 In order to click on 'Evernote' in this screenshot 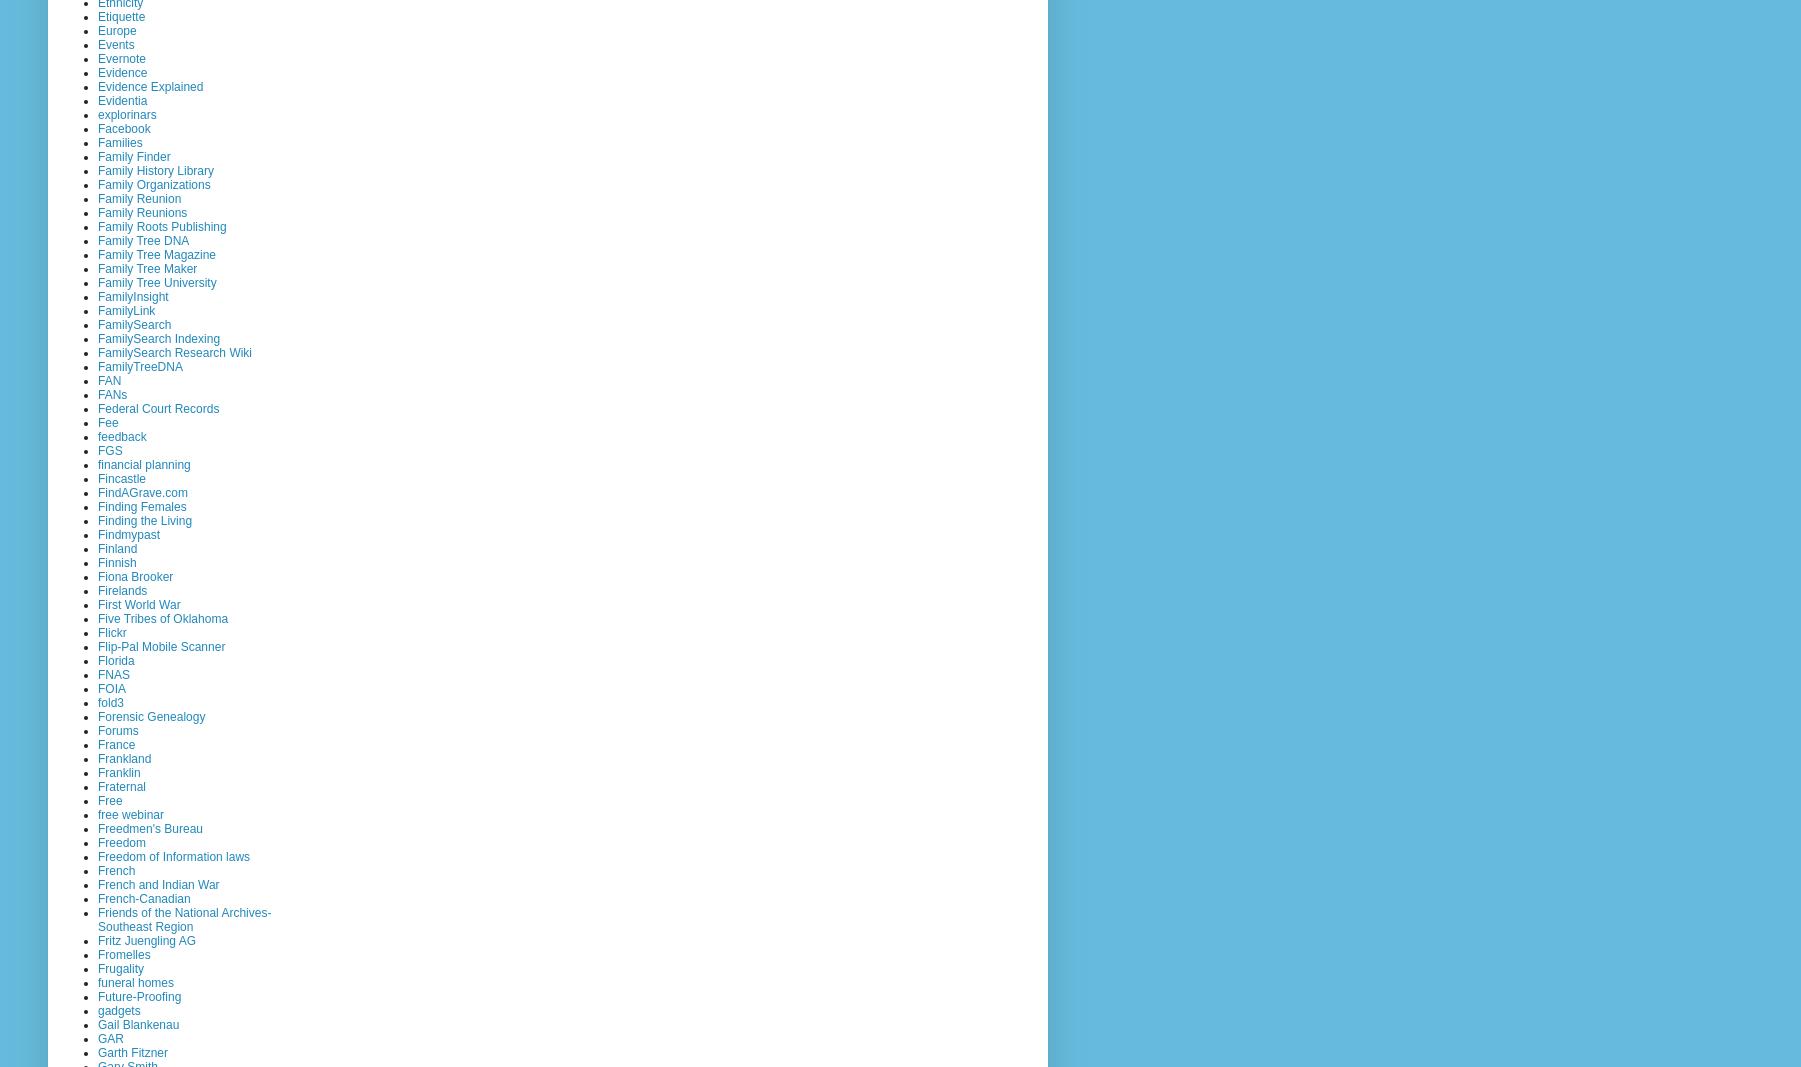, I will do `click(121, 57)`.